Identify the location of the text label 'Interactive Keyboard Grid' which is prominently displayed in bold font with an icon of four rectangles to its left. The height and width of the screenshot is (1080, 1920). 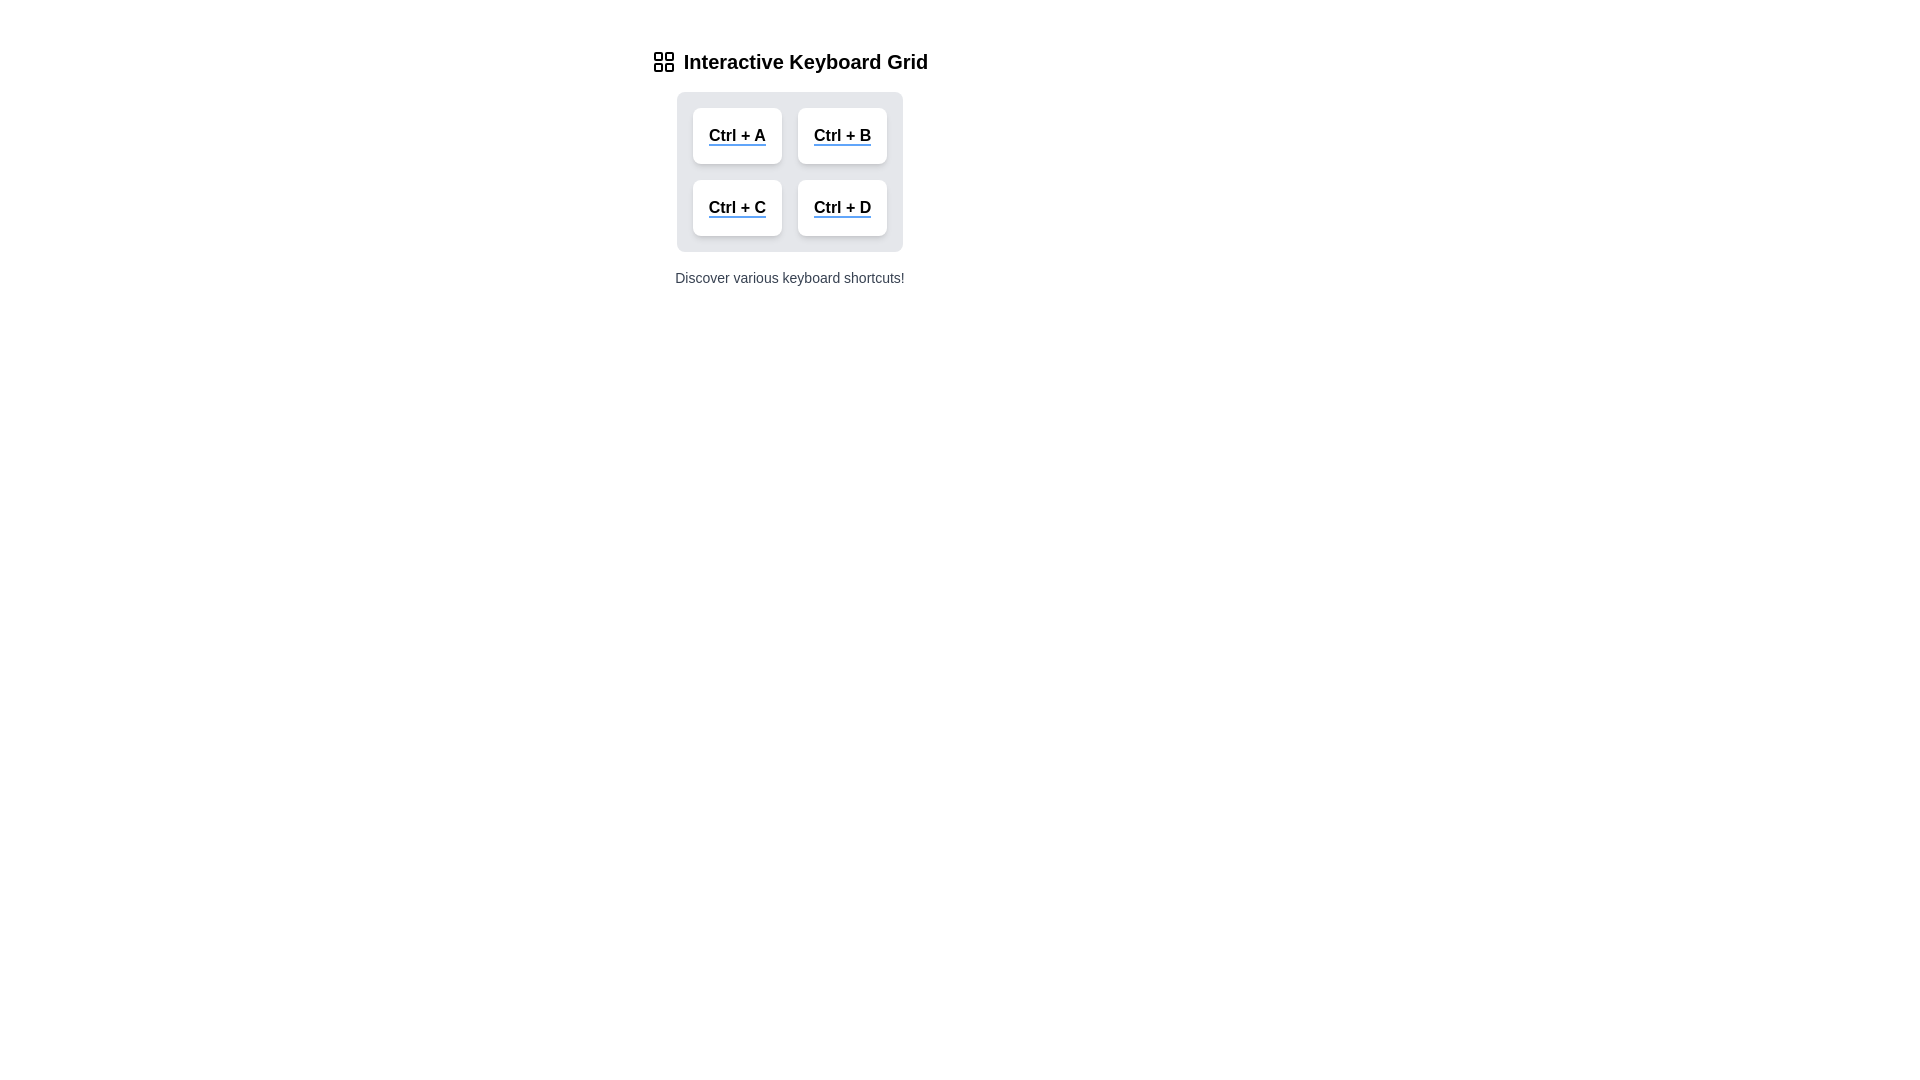
(789, 60).